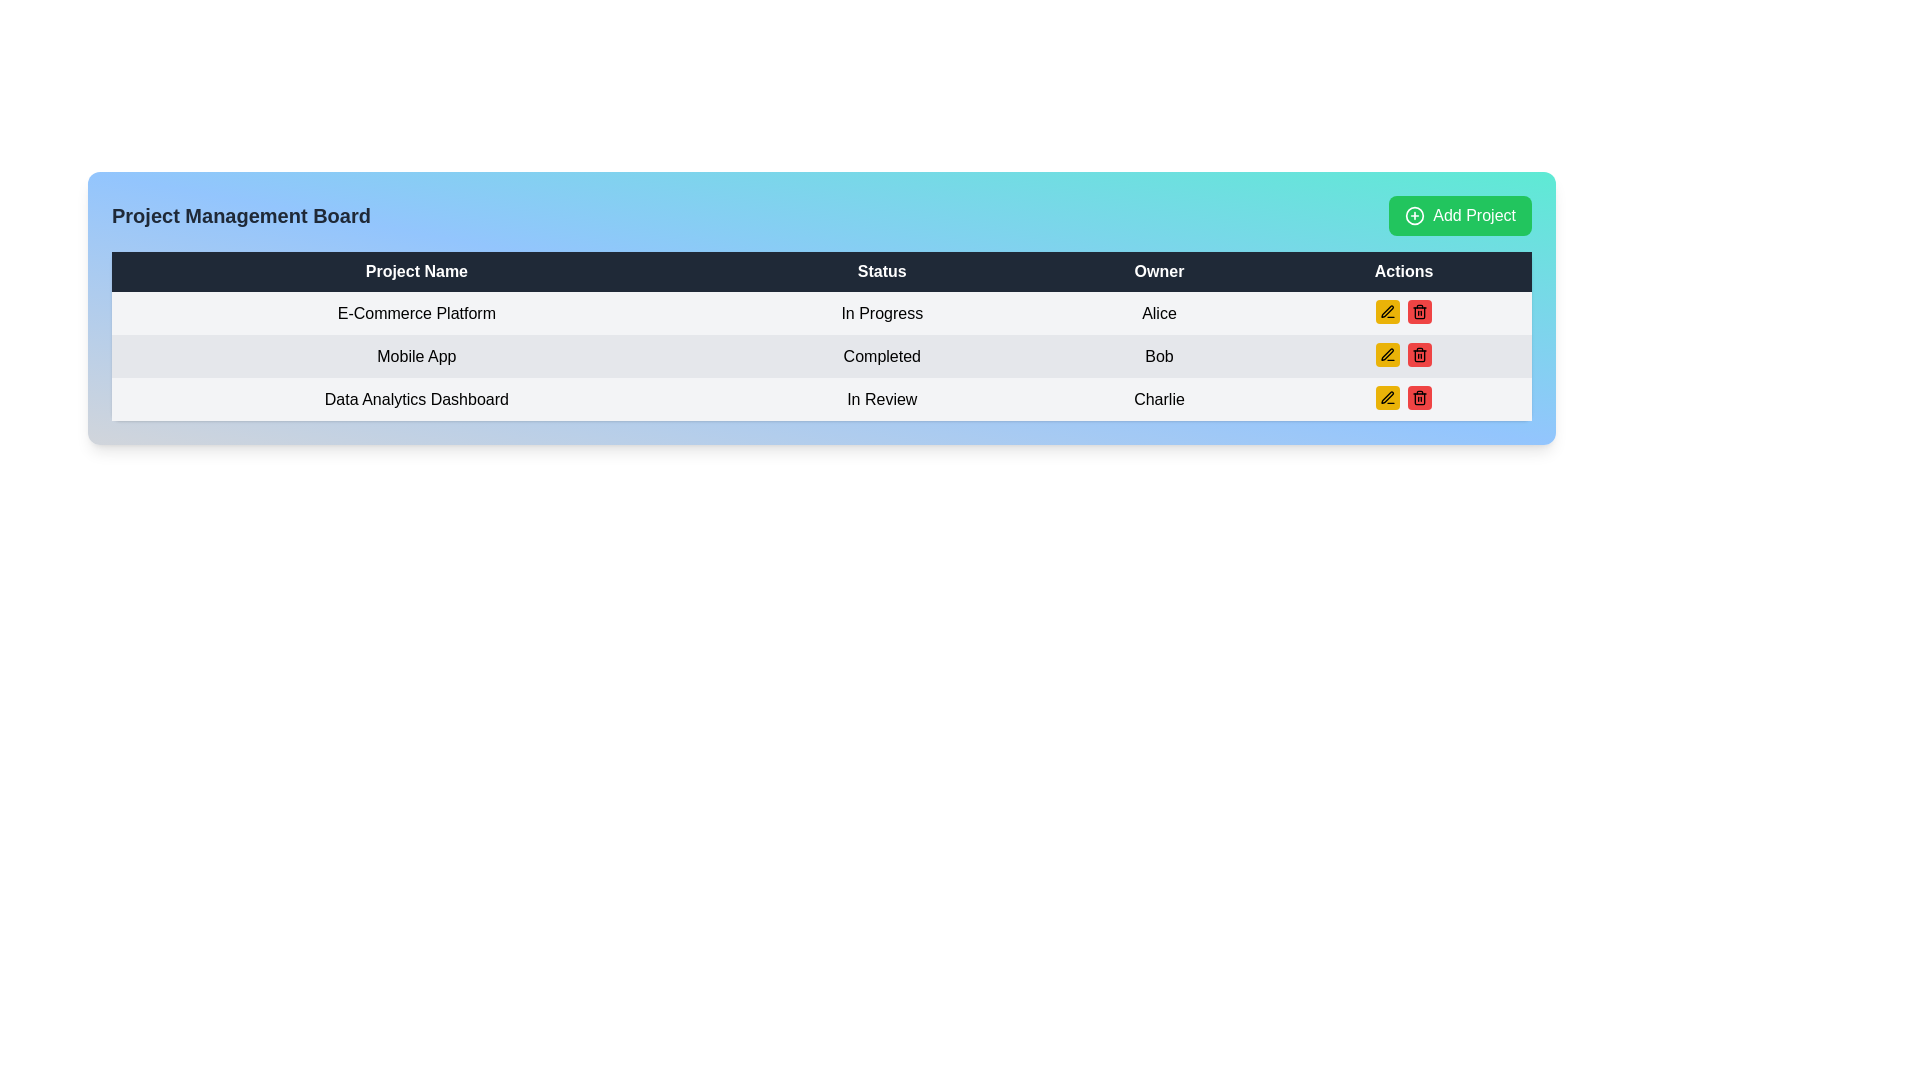 The height and width of the screenshot is (1080, 1920). What do you see at coordinates (1159, 313) in the screenshot?
I see `the text label displaying the name 'Alice', which identifies the owner of the project under the 'Owner' column for 'E-Commerce Platform'` at bounding box center [1159, 313].